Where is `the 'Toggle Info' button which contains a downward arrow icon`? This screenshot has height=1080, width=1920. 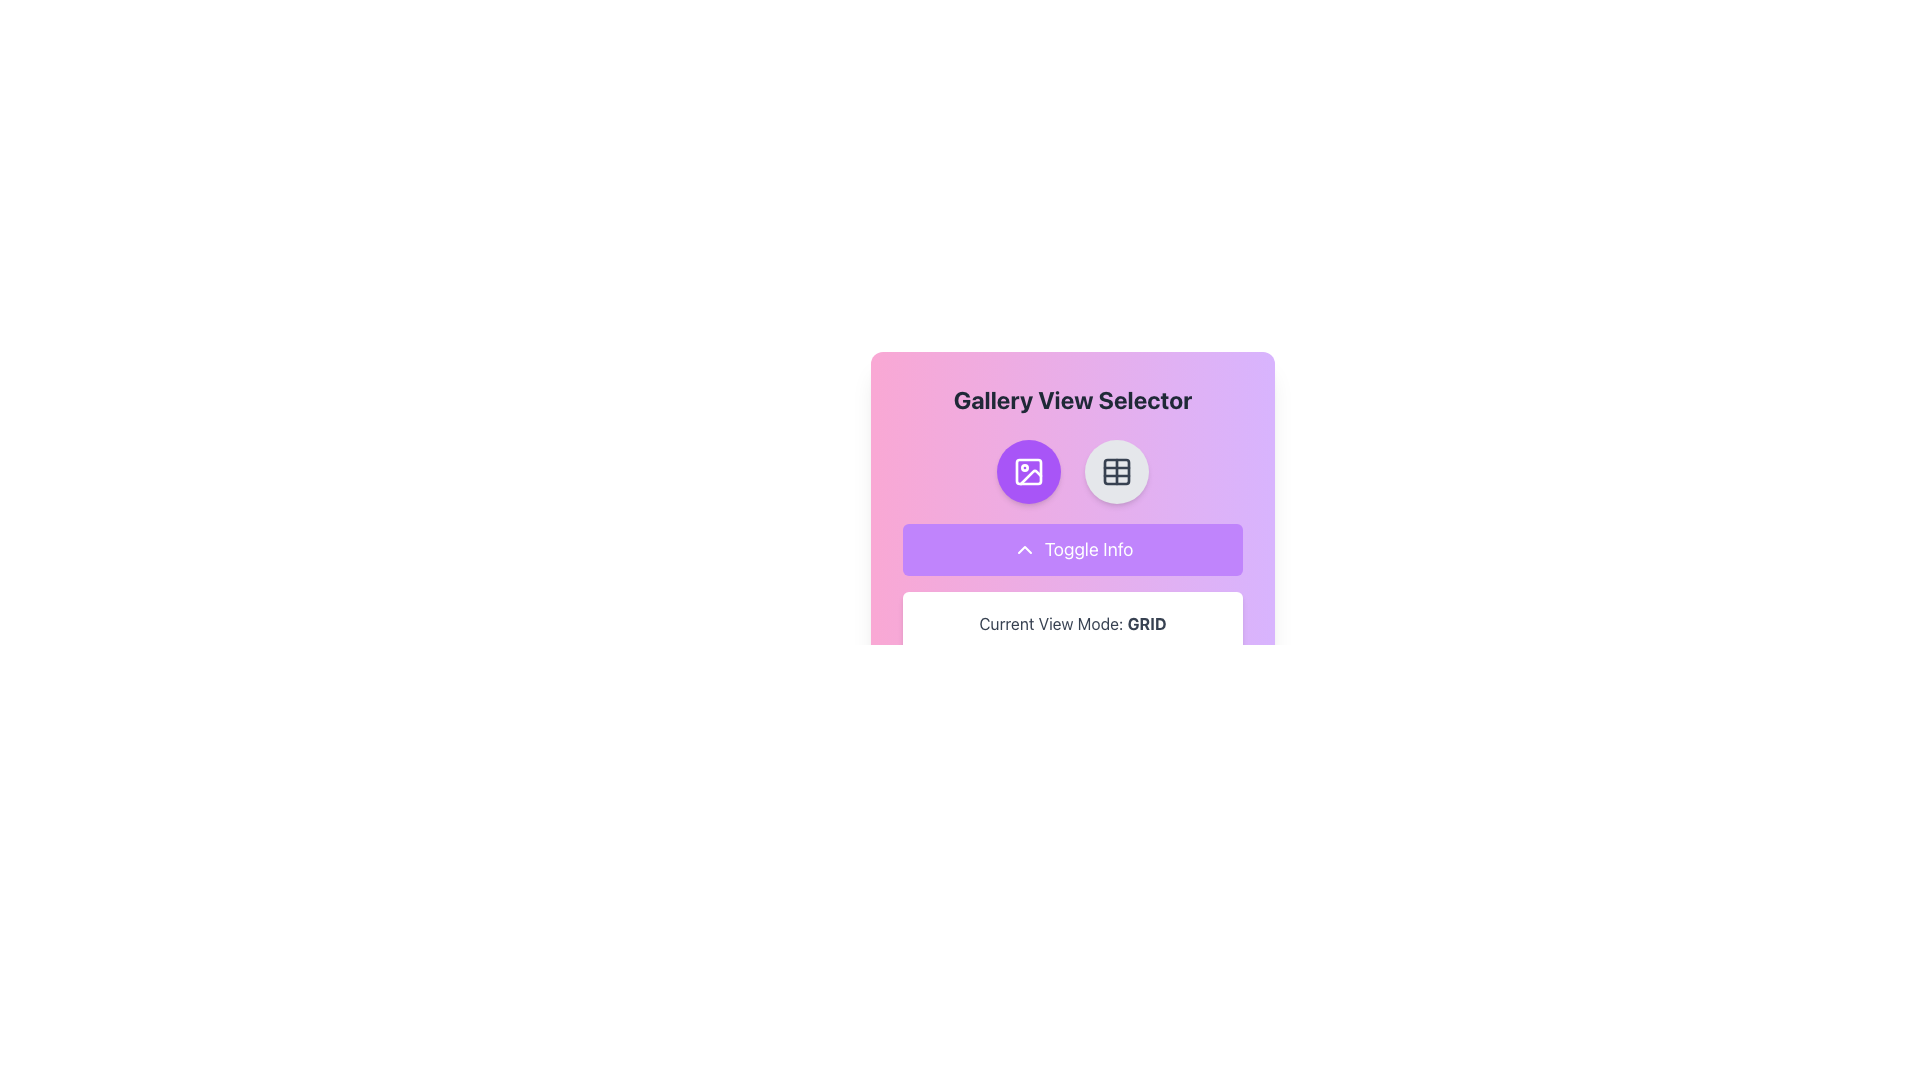
the 'Toggle Info' button which contains a downward arrow icon is located at coordinates (1023, 550).